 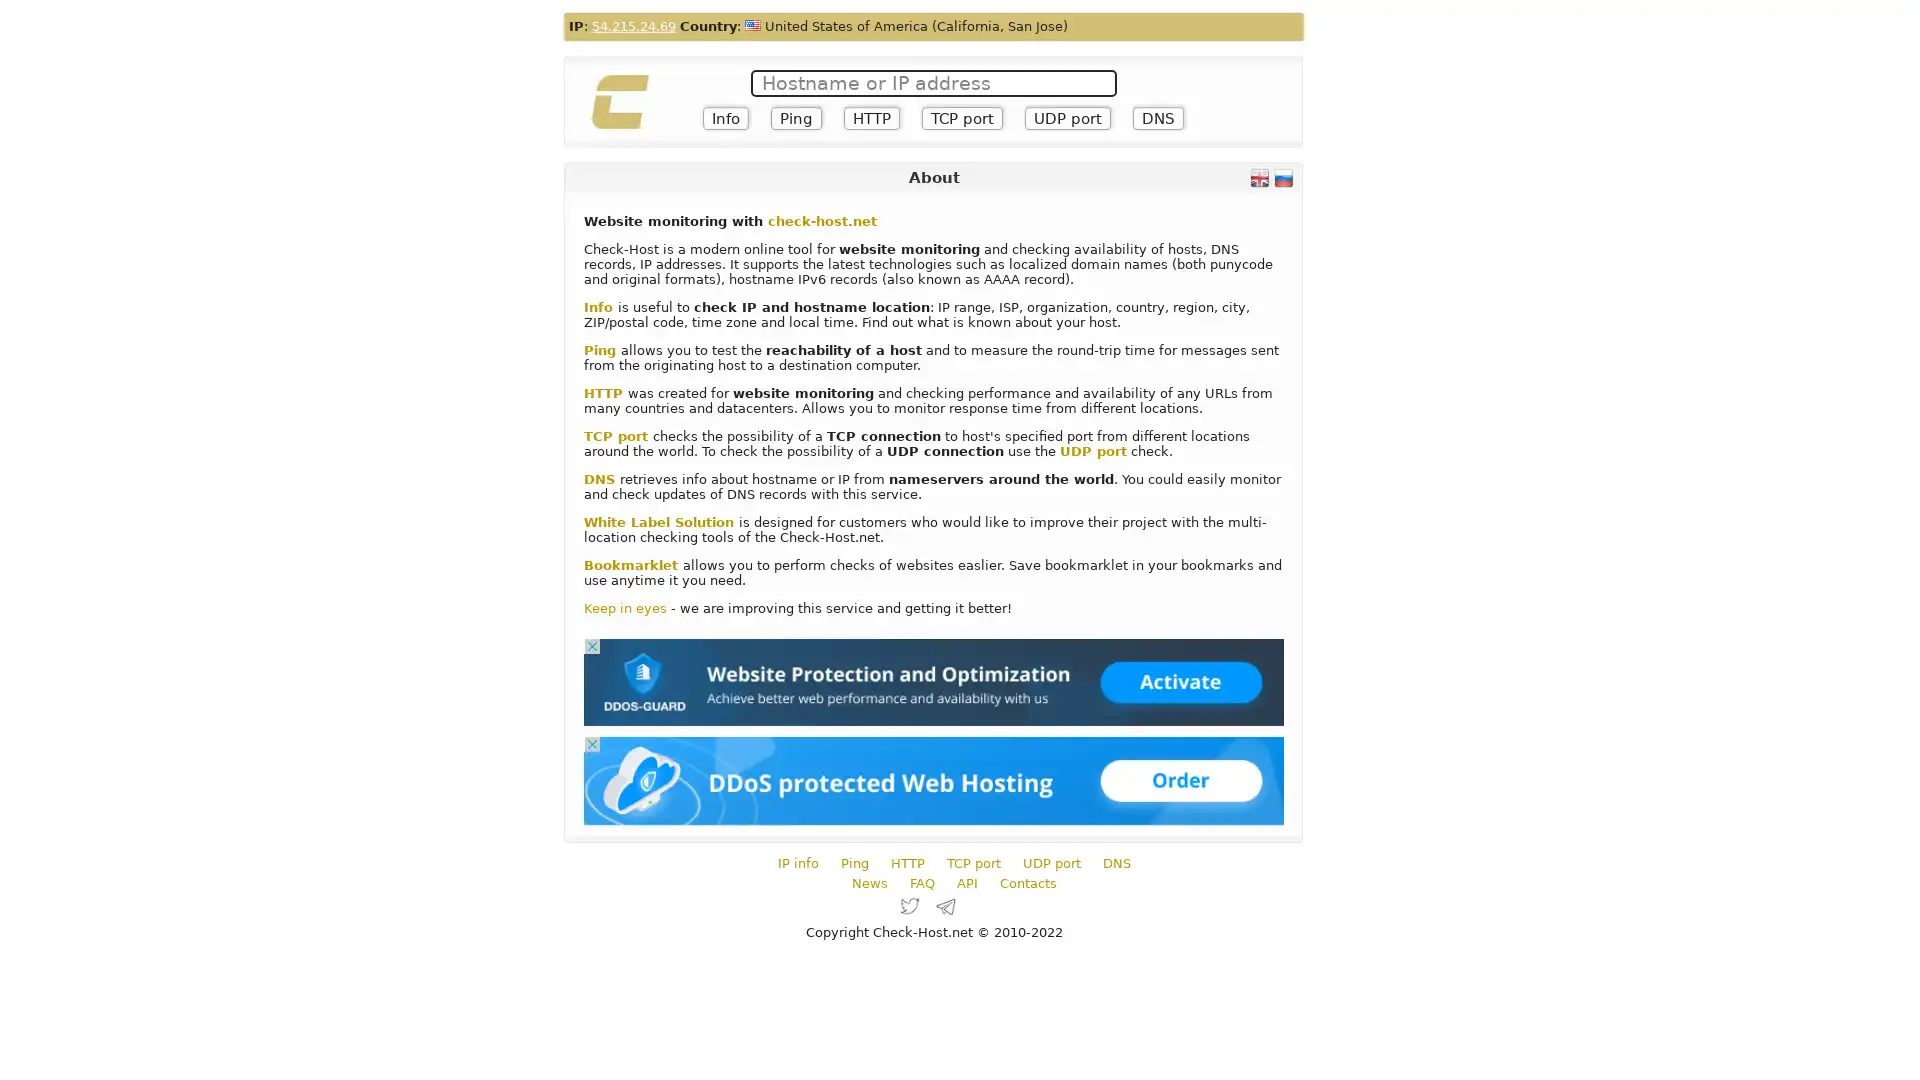 What do you see at coordinates (961, 118) in the screenshot?
I see `TCP port` at bounding box center [961, 118].